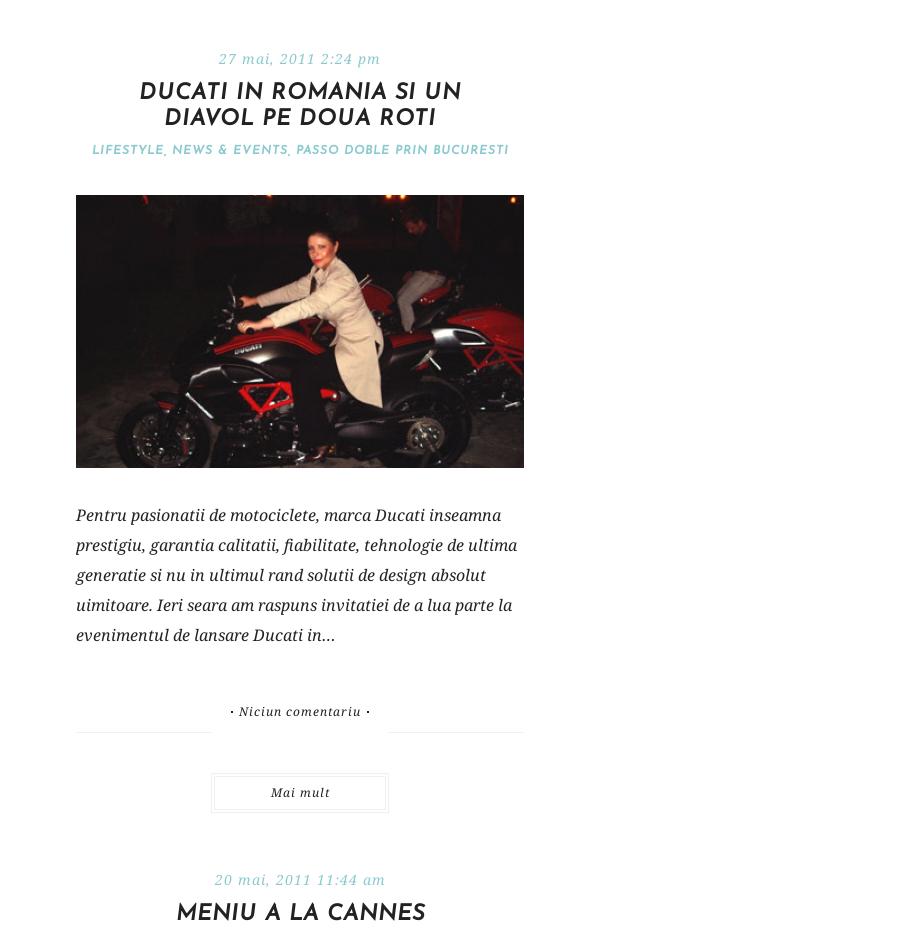 This screenshot has height=939, width=900. I want to click on 'Mai mult', so click(298, 791).